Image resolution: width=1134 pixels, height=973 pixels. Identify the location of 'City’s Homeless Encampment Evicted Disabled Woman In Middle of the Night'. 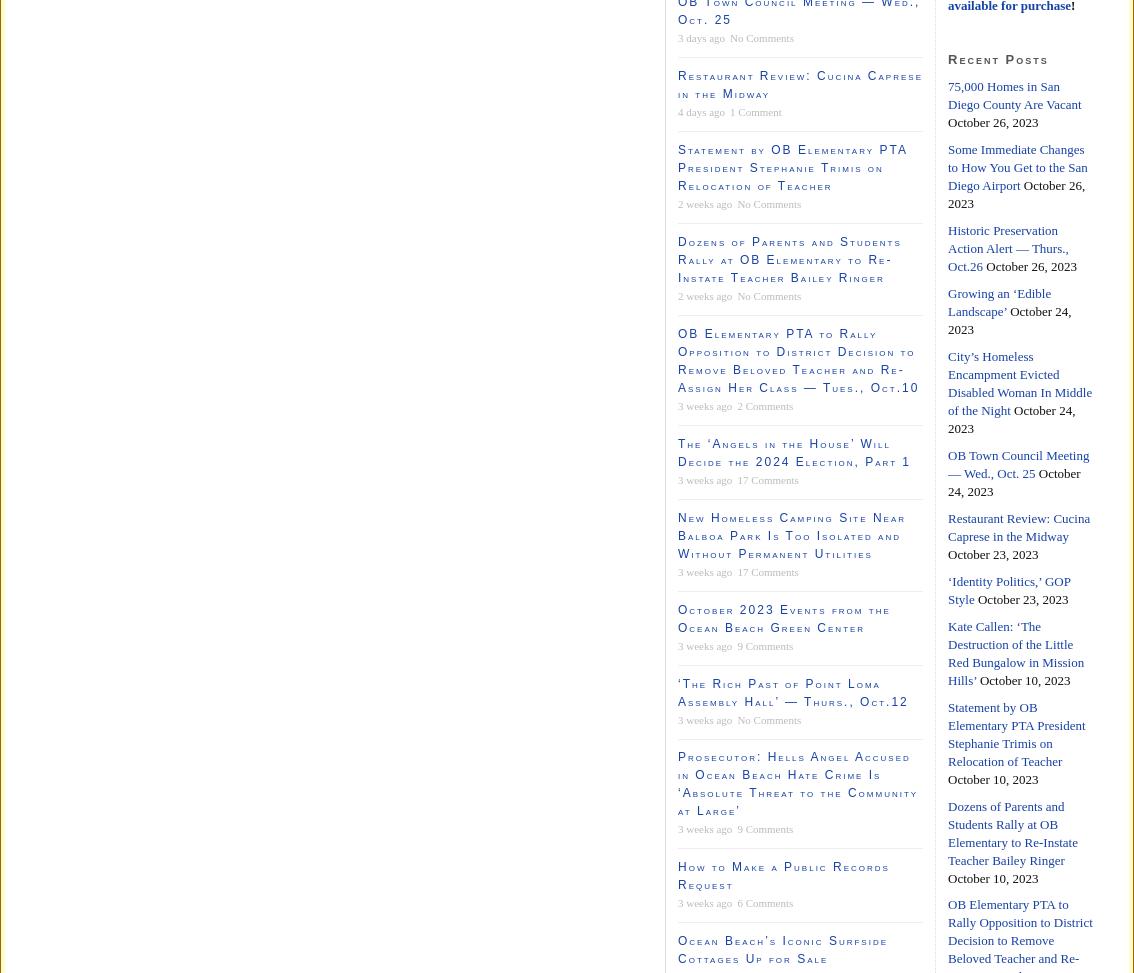
(1020, 381).